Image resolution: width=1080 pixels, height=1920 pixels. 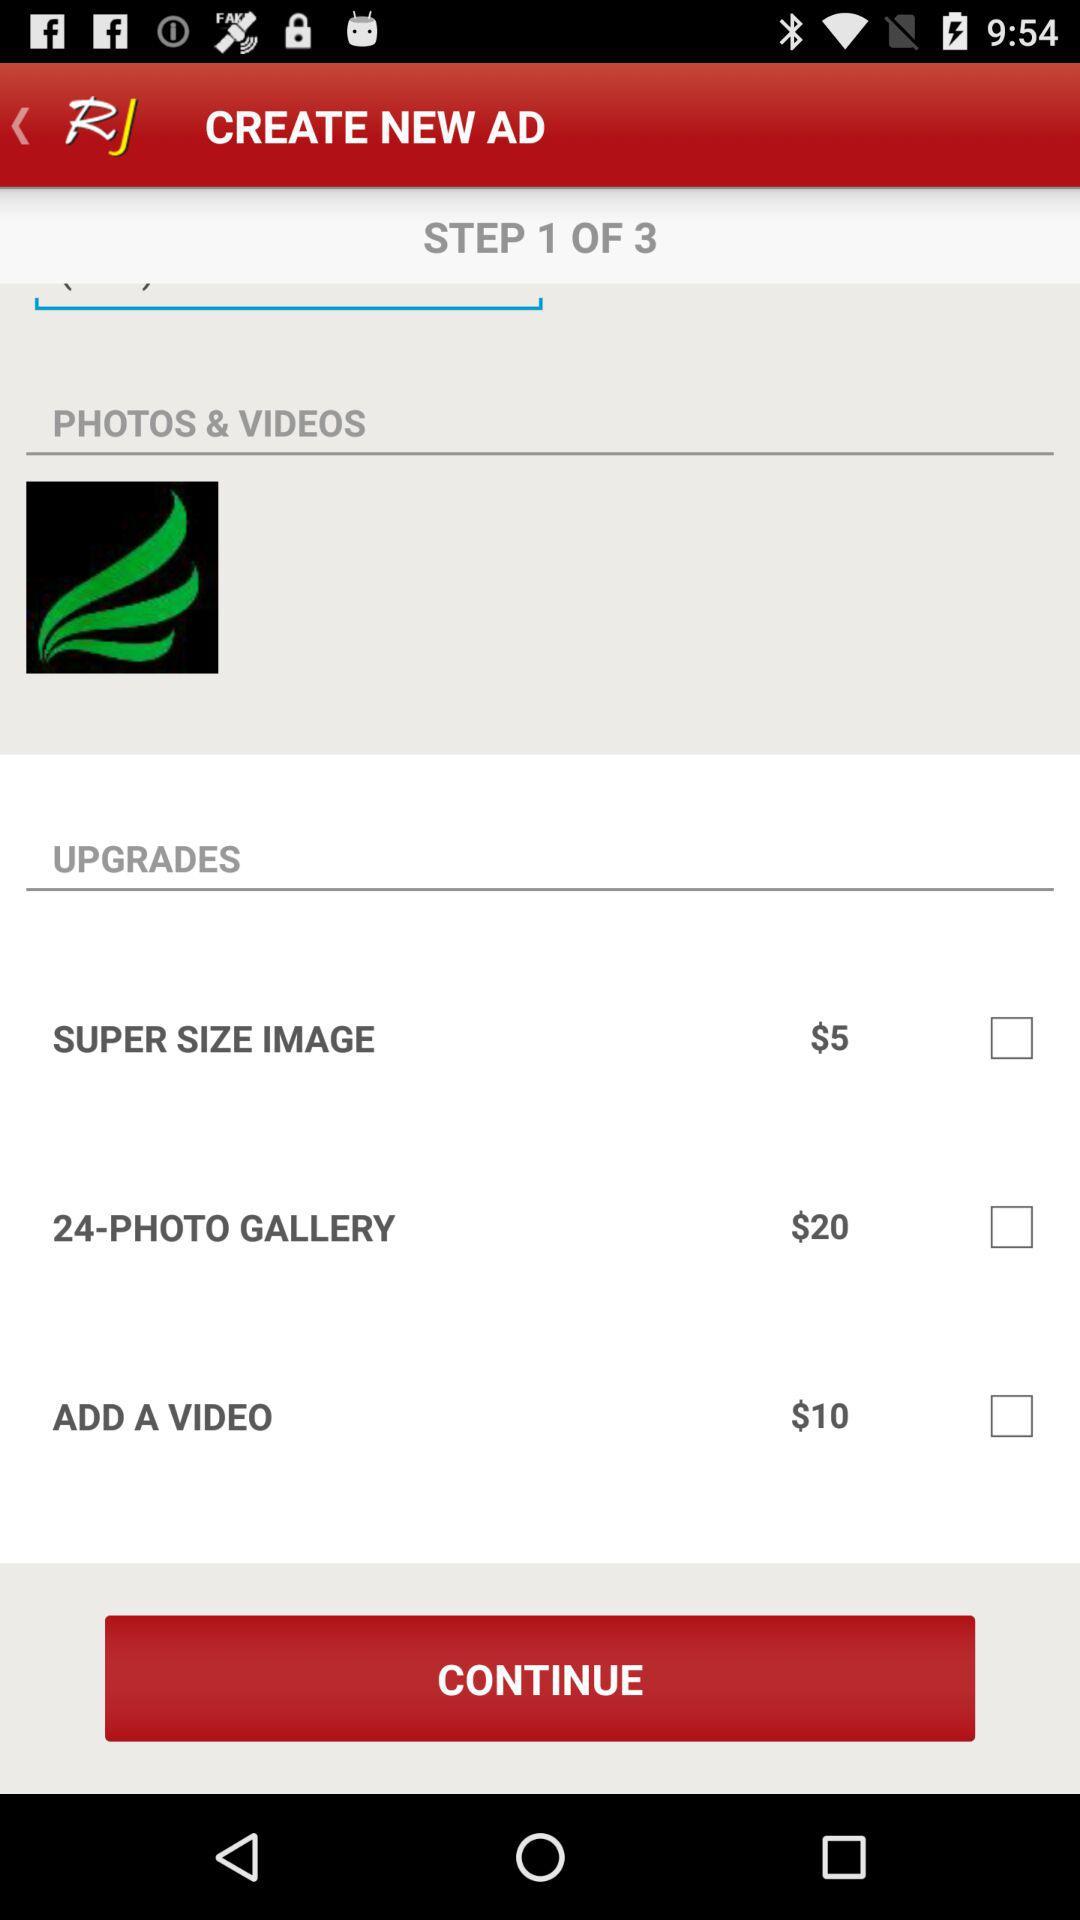 What do you see at coordinates (1011, 1415) in the screenshot?
I see `option` at bounding box center [1011, 1415].